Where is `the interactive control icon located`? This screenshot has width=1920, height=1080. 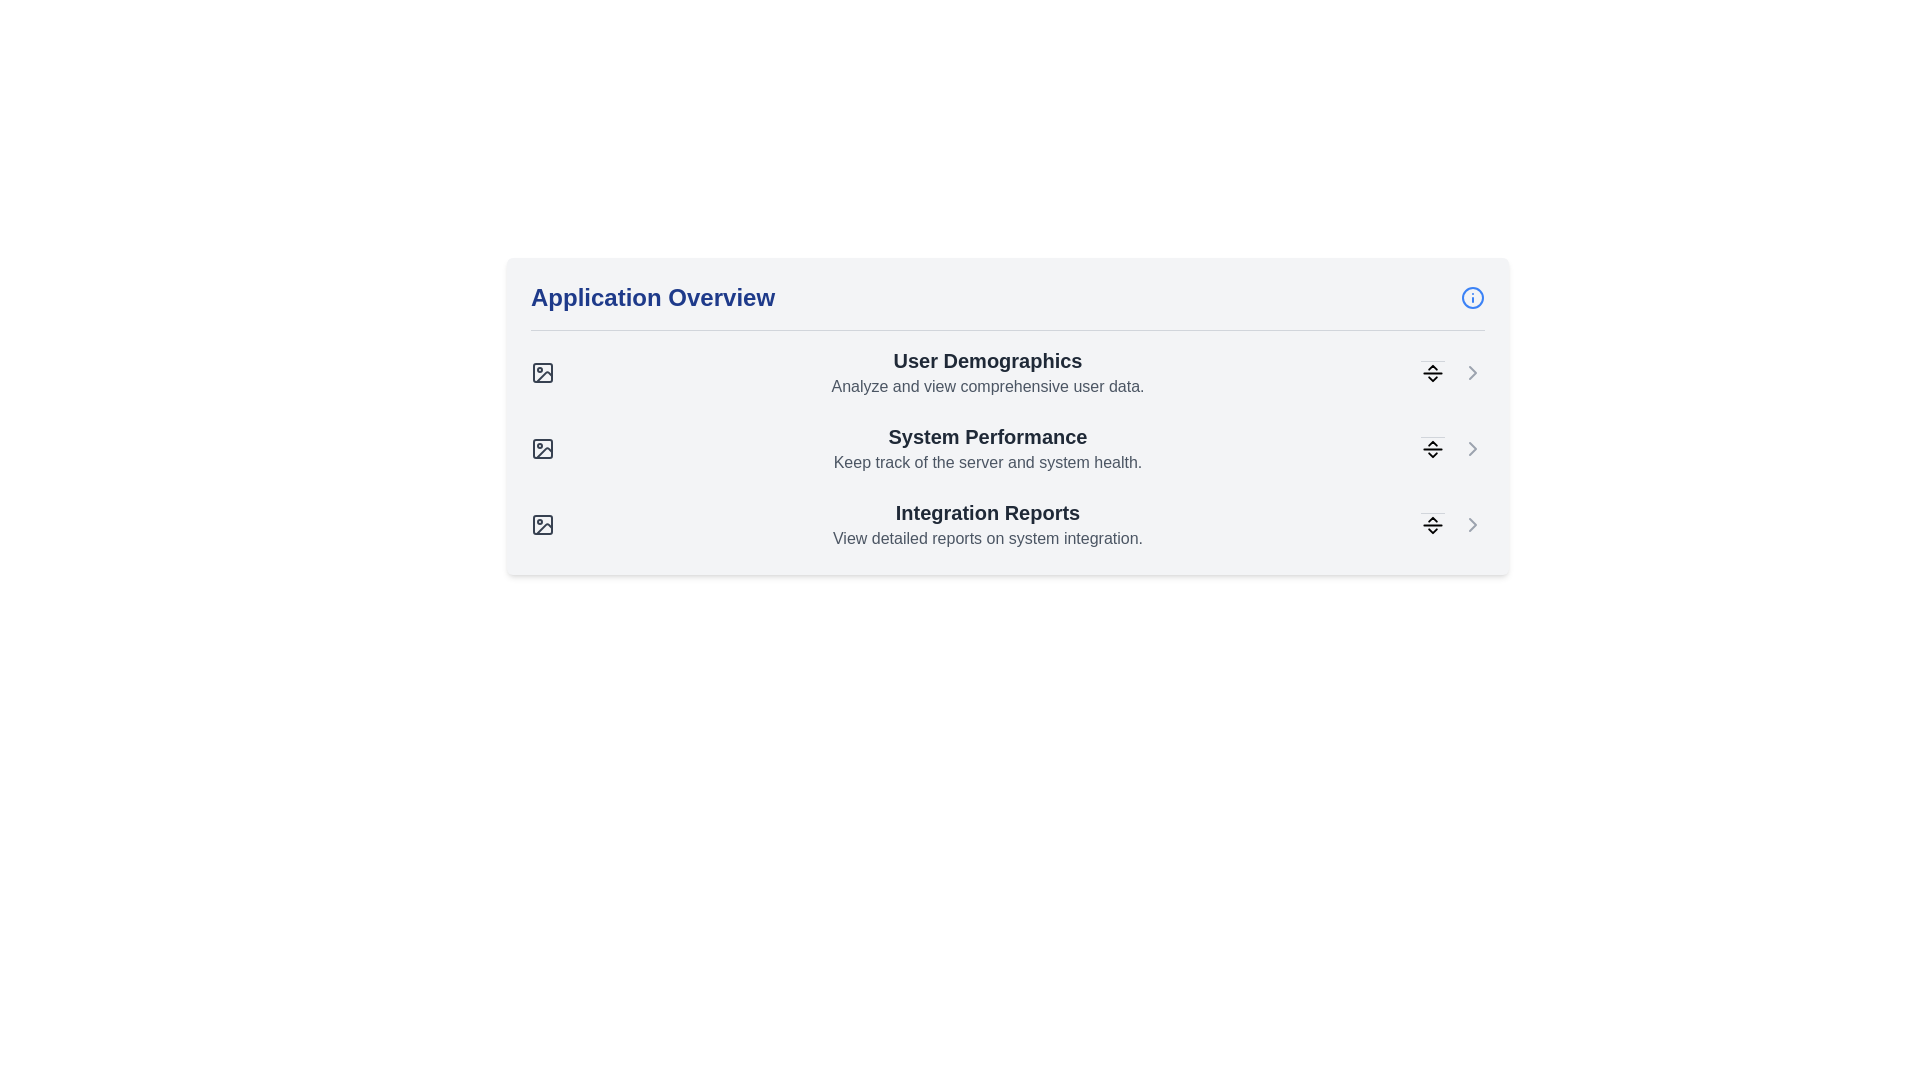
the interactive control icon located is located at coordinates (1432, 447).